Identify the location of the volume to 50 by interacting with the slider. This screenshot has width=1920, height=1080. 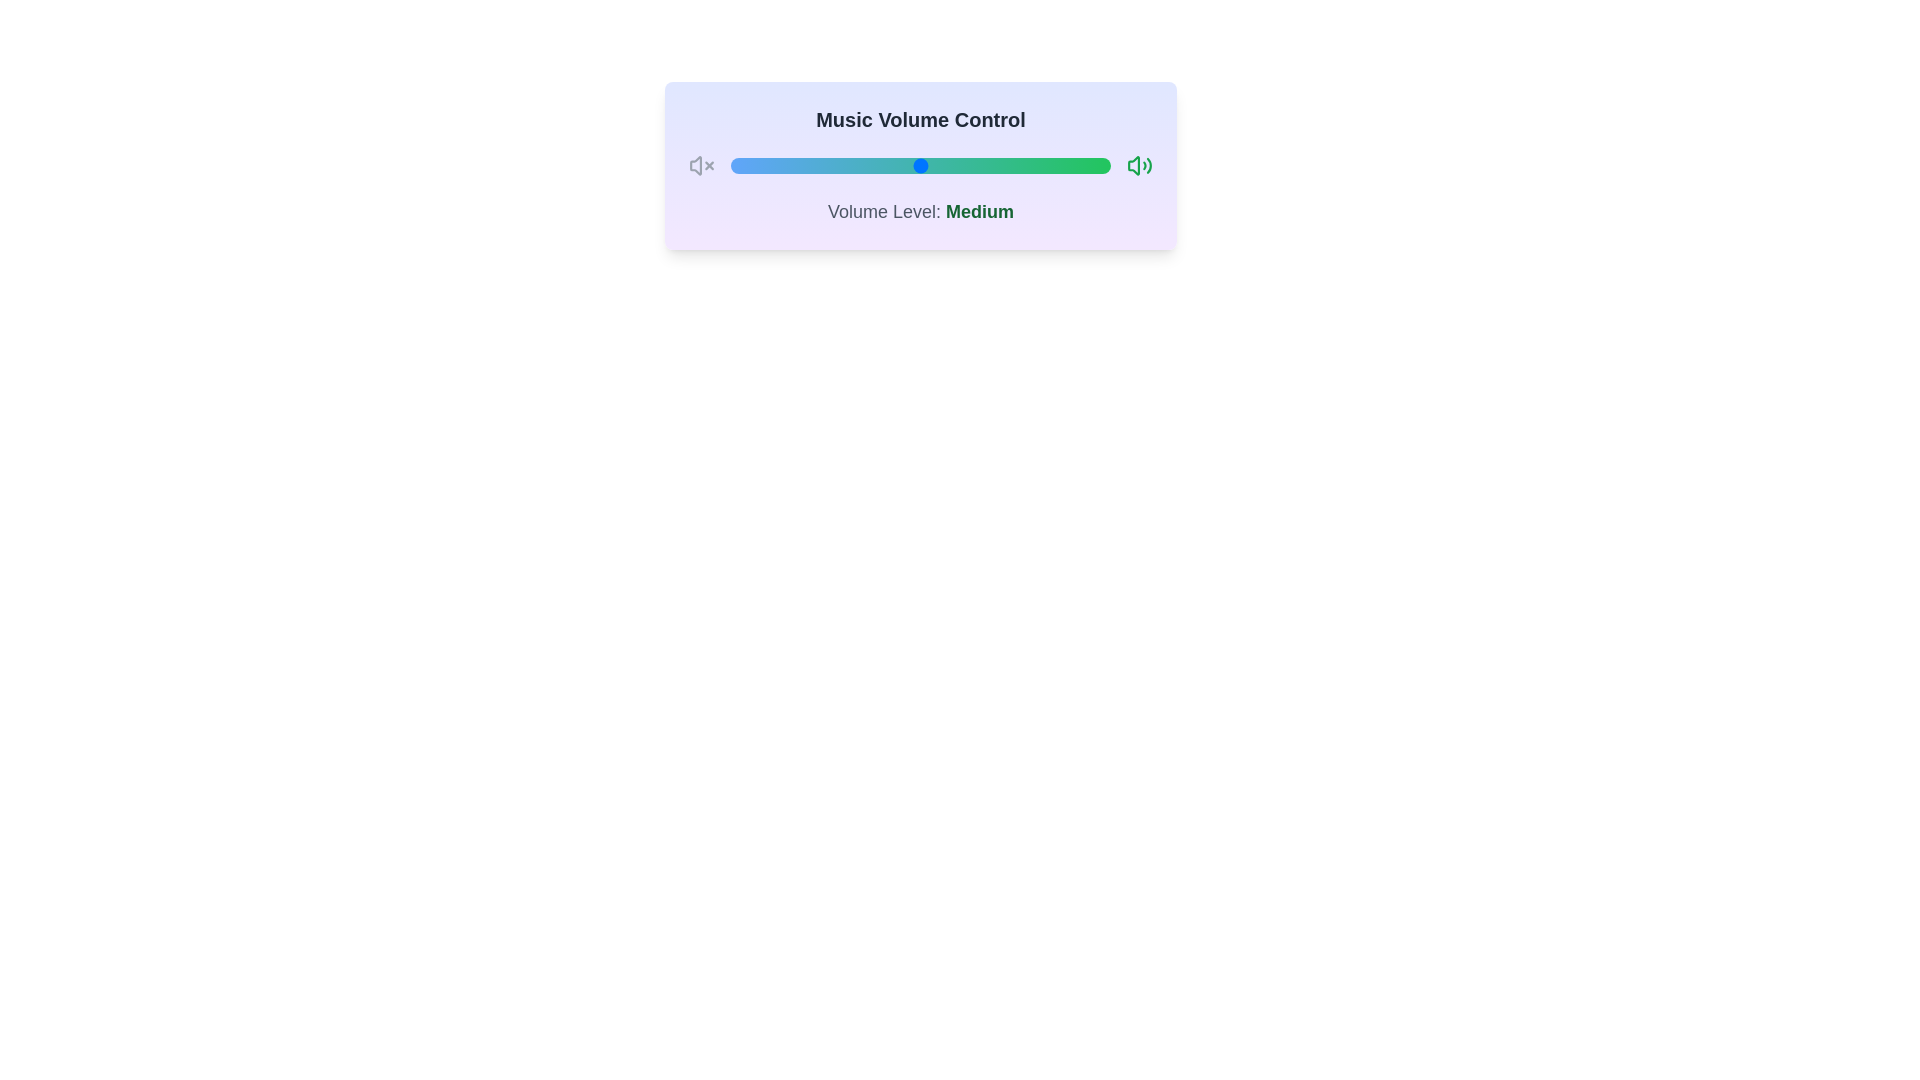
(920, 164).